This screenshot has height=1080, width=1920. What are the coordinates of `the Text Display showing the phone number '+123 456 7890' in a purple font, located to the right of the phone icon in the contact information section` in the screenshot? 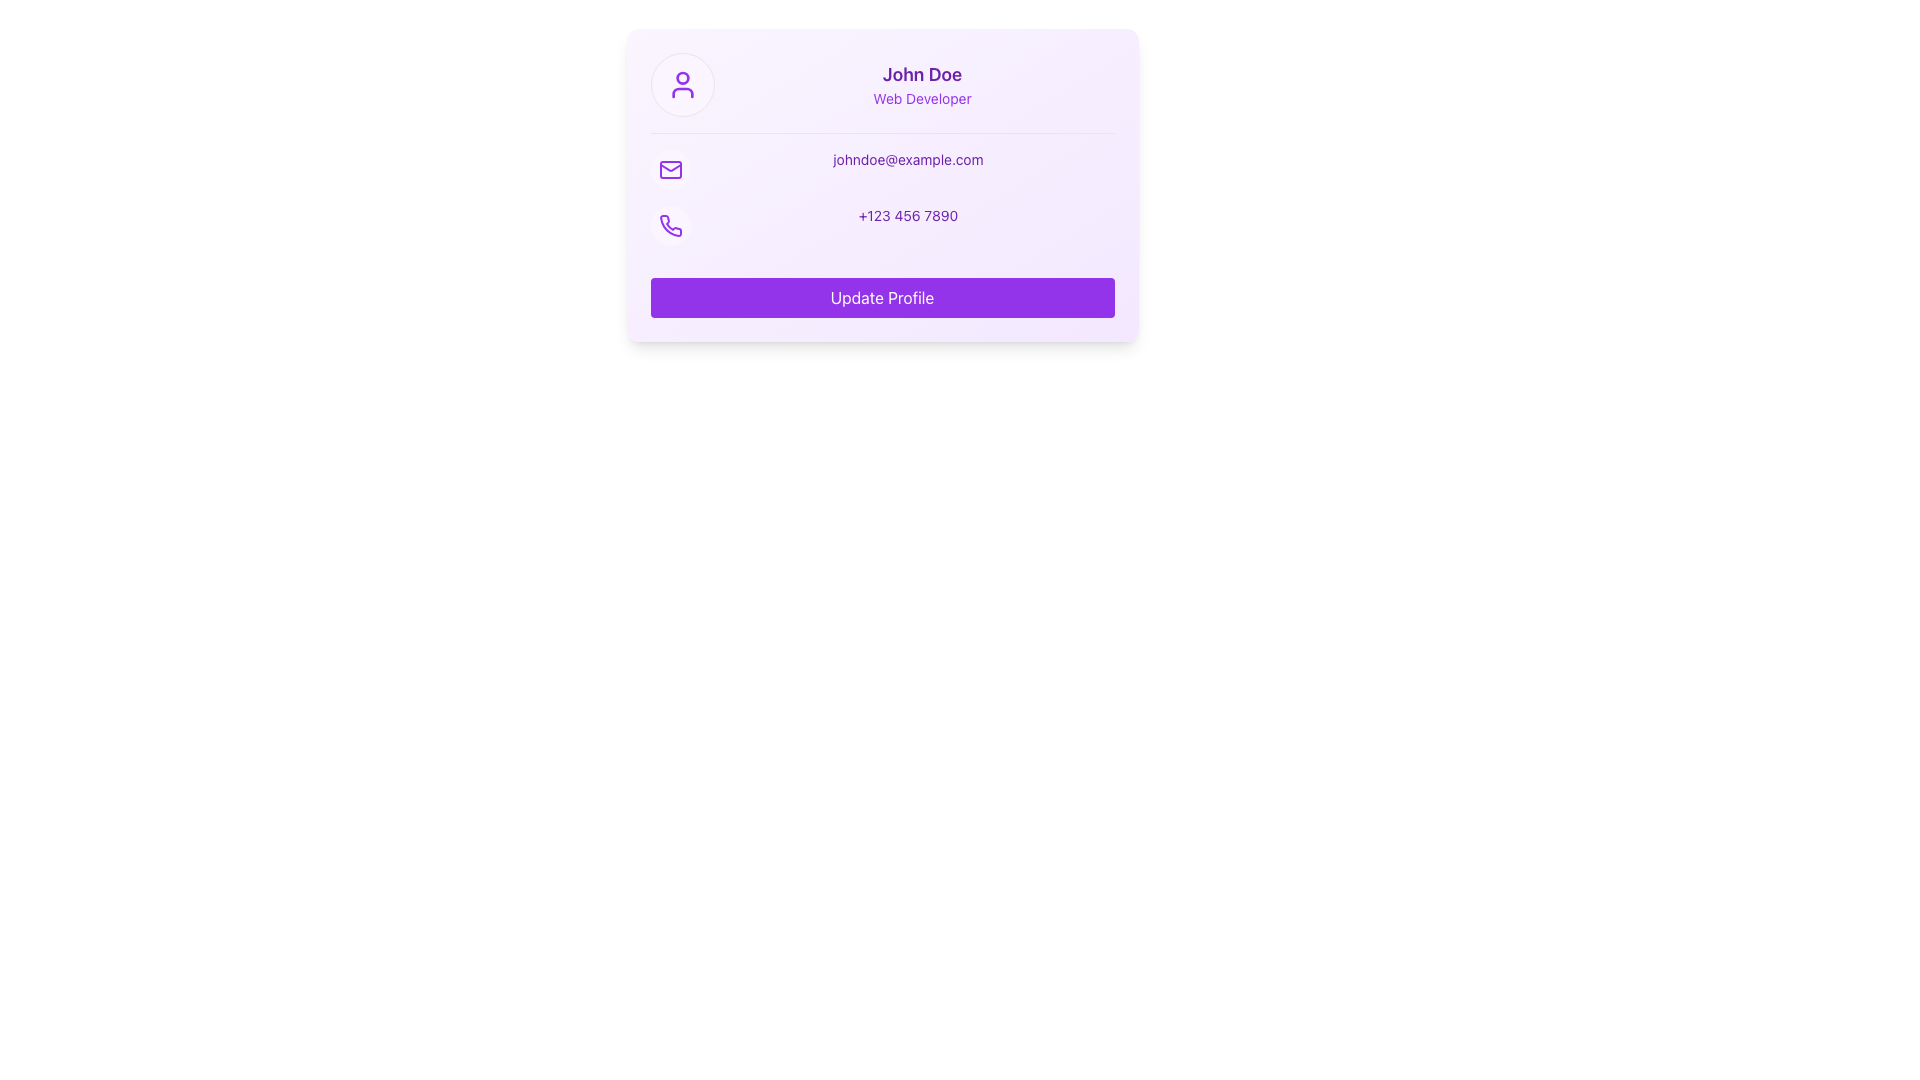 It's located at (907, 216).